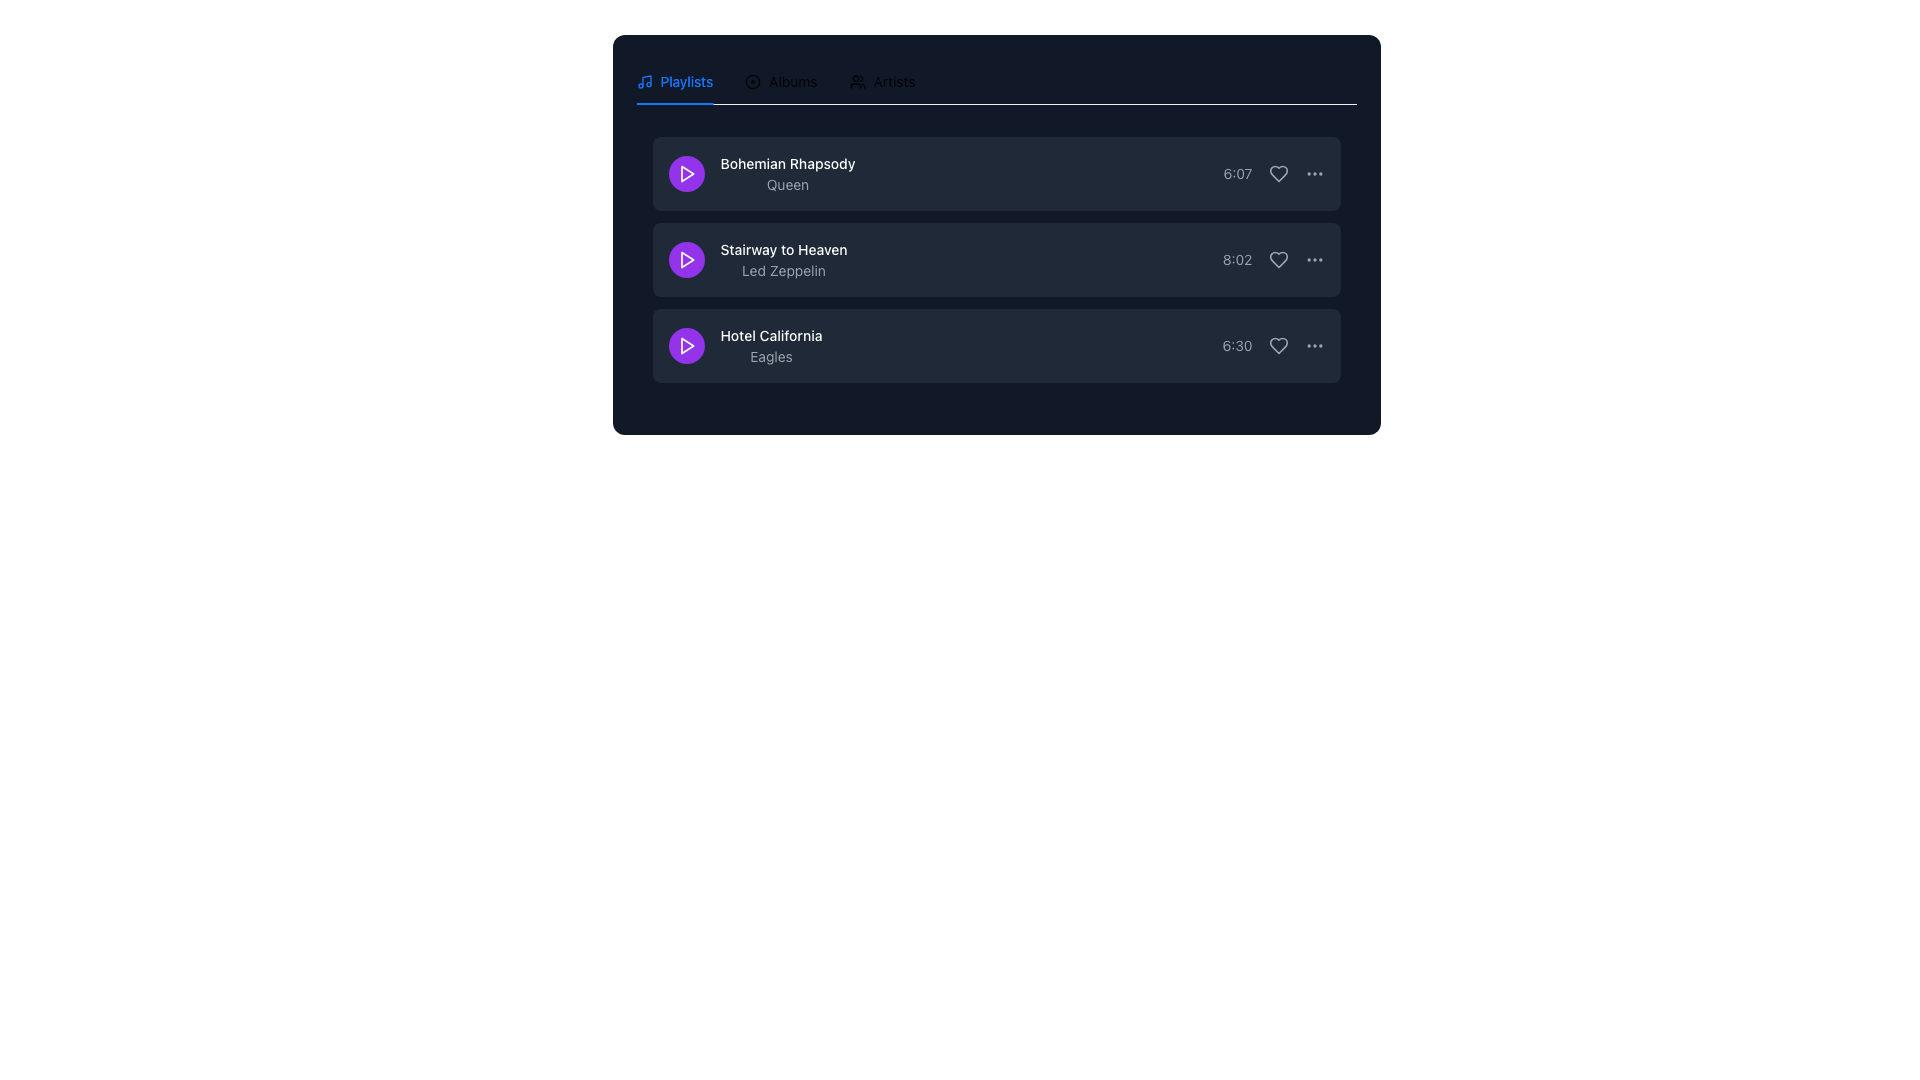 The image size is (1920, 1080). Describe the element at coordinates (1277, 345) in the screenshot. I see `the heart-shaped outline icon, which is gray and changes to purple on hover, located to the right of the song duration '6:30' in the third row of the song list` at that location.